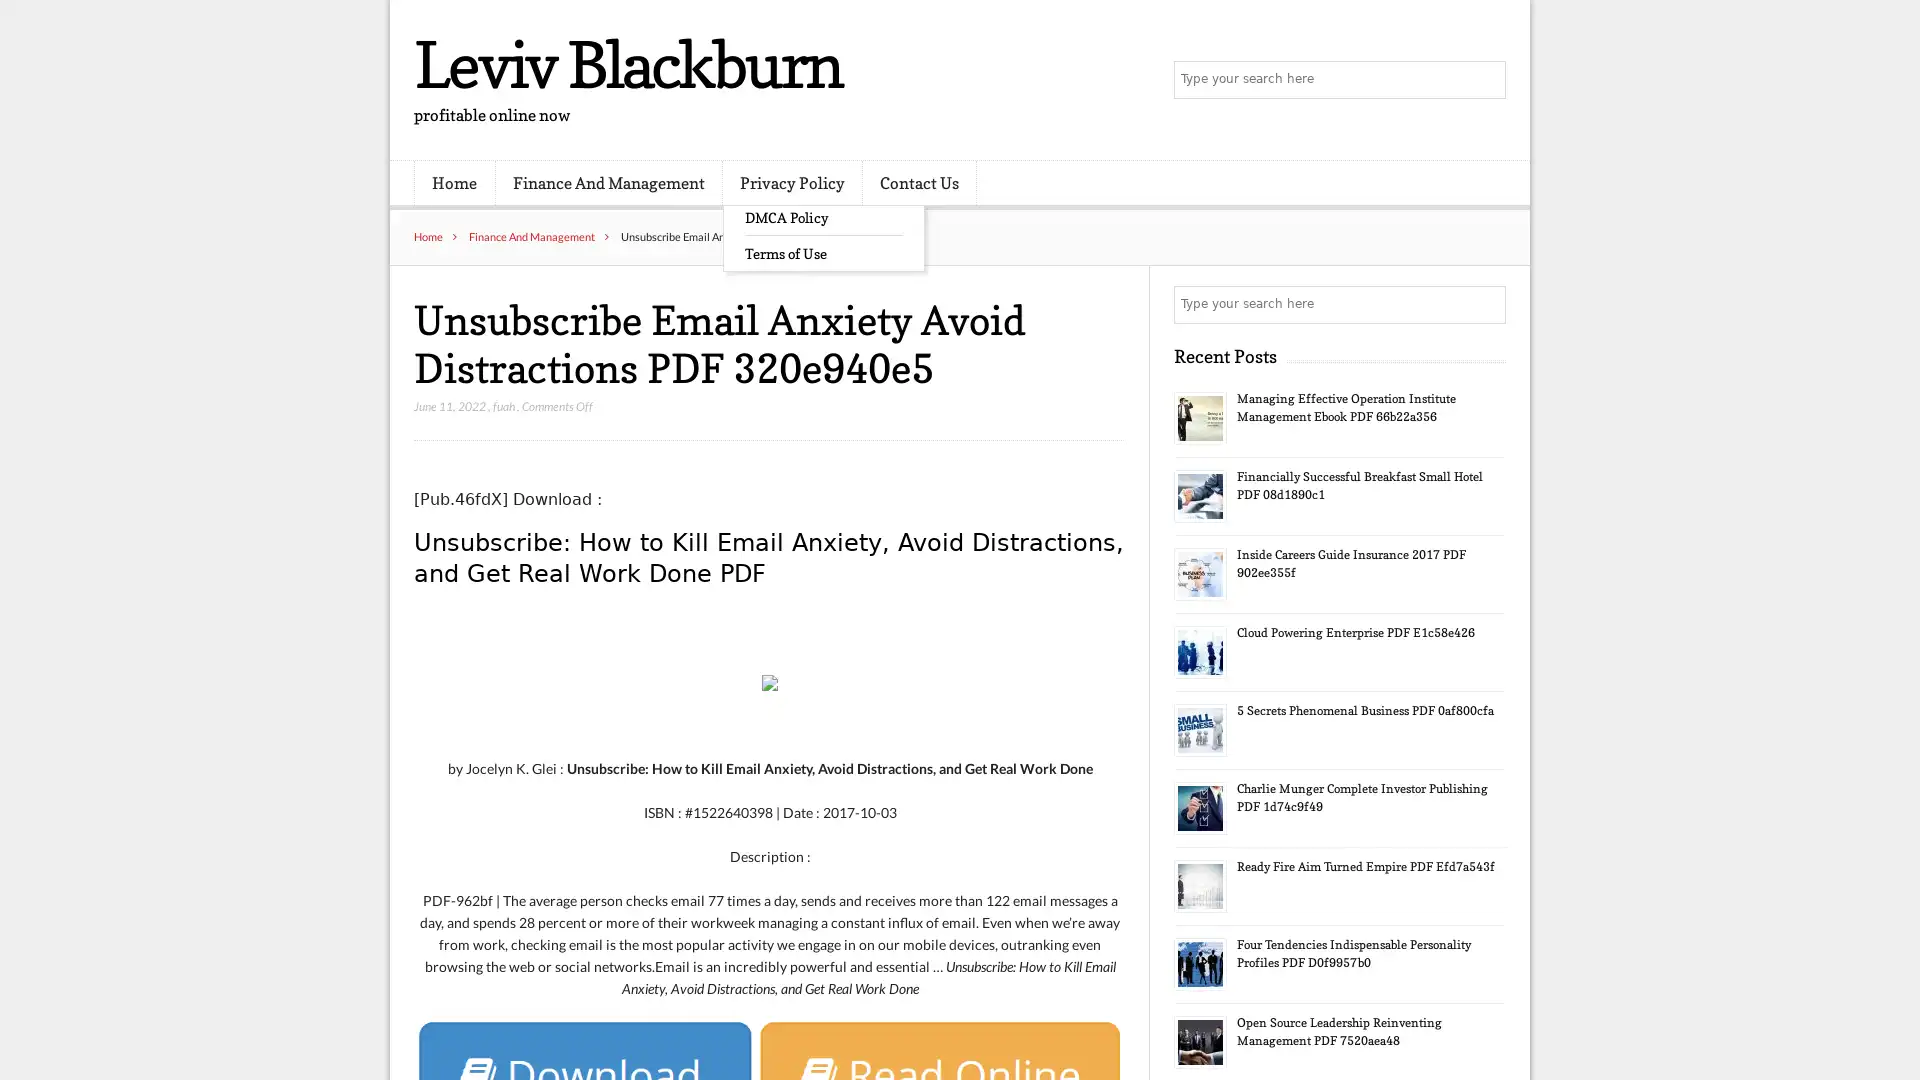  Describe the element at coordinates (1485, 80) in the screenshot. I see `Search` at that location.